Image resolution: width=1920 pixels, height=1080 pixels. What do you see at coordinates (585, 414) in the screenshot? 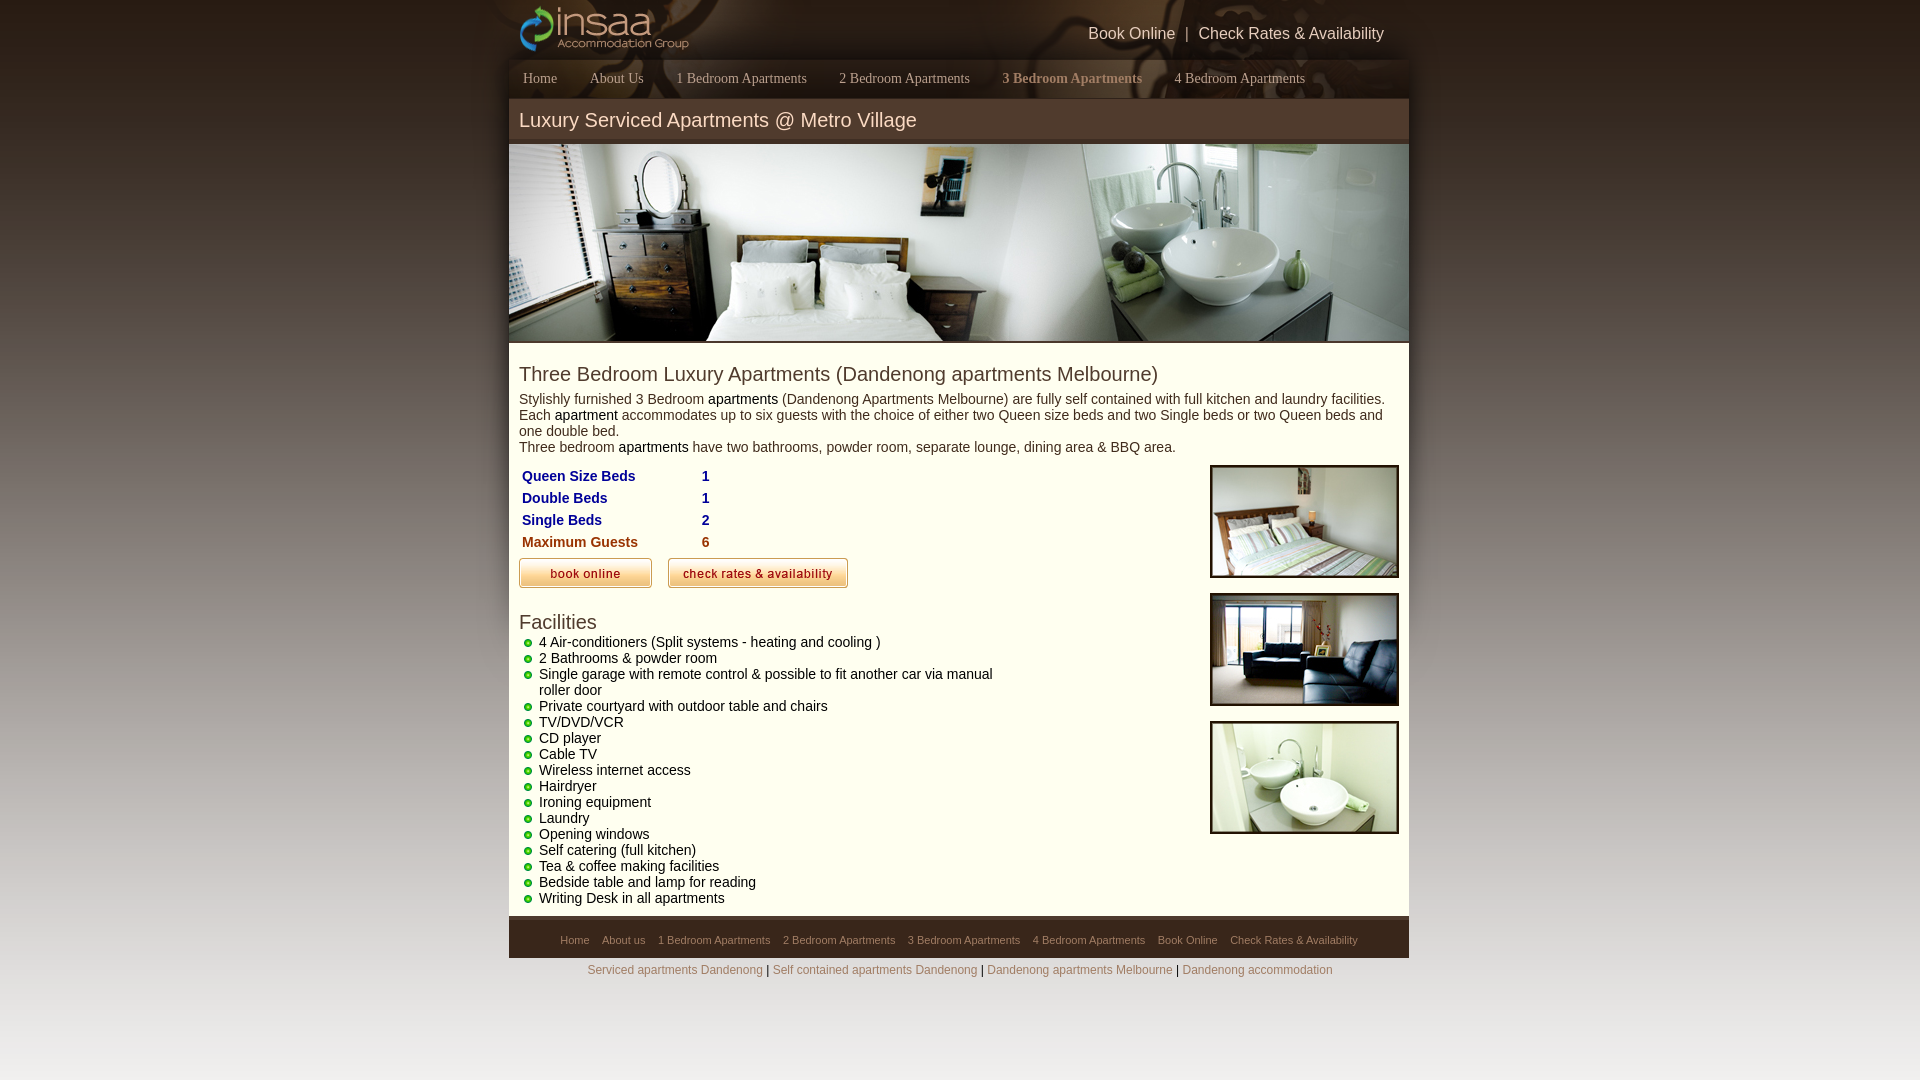
I see `'apartment'` at bounding box center [585, 414].